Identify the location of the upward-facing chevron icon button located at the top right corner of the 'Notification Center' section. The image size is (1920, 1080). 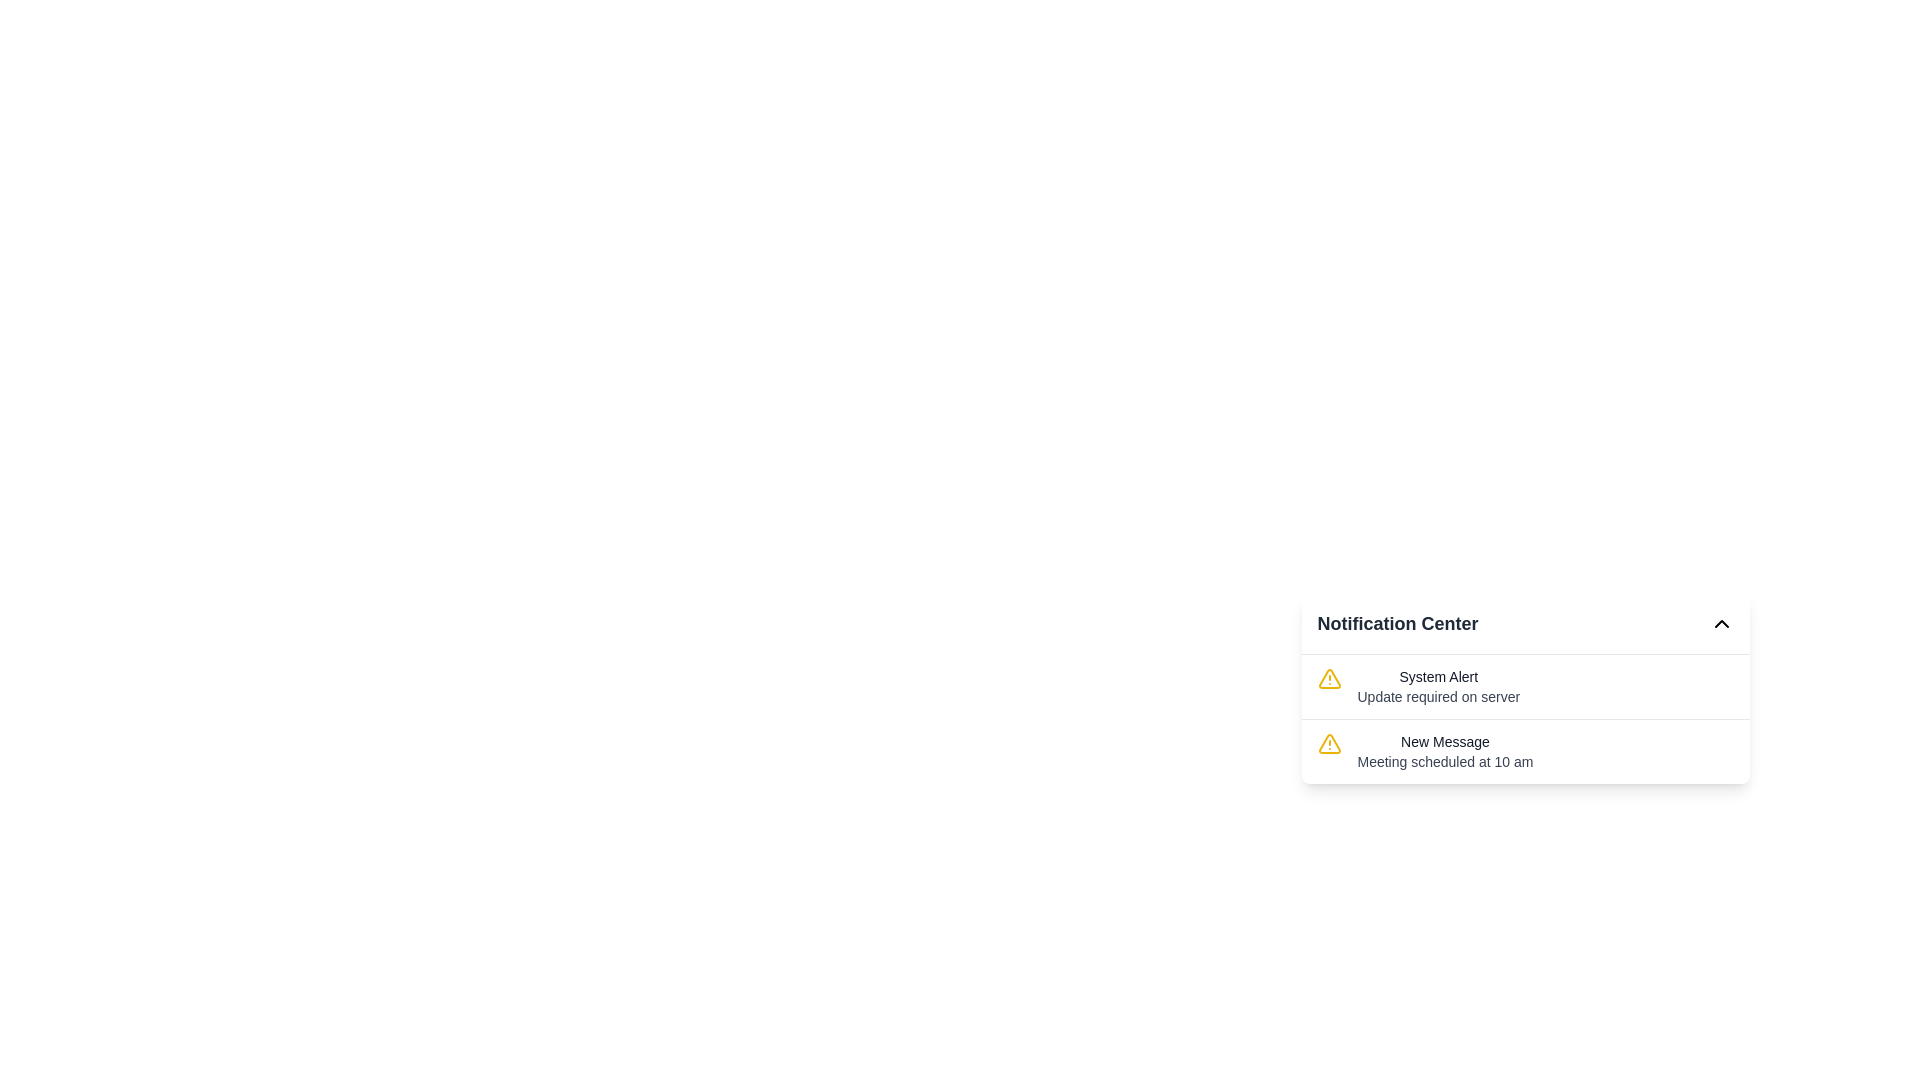
(1720, 623).